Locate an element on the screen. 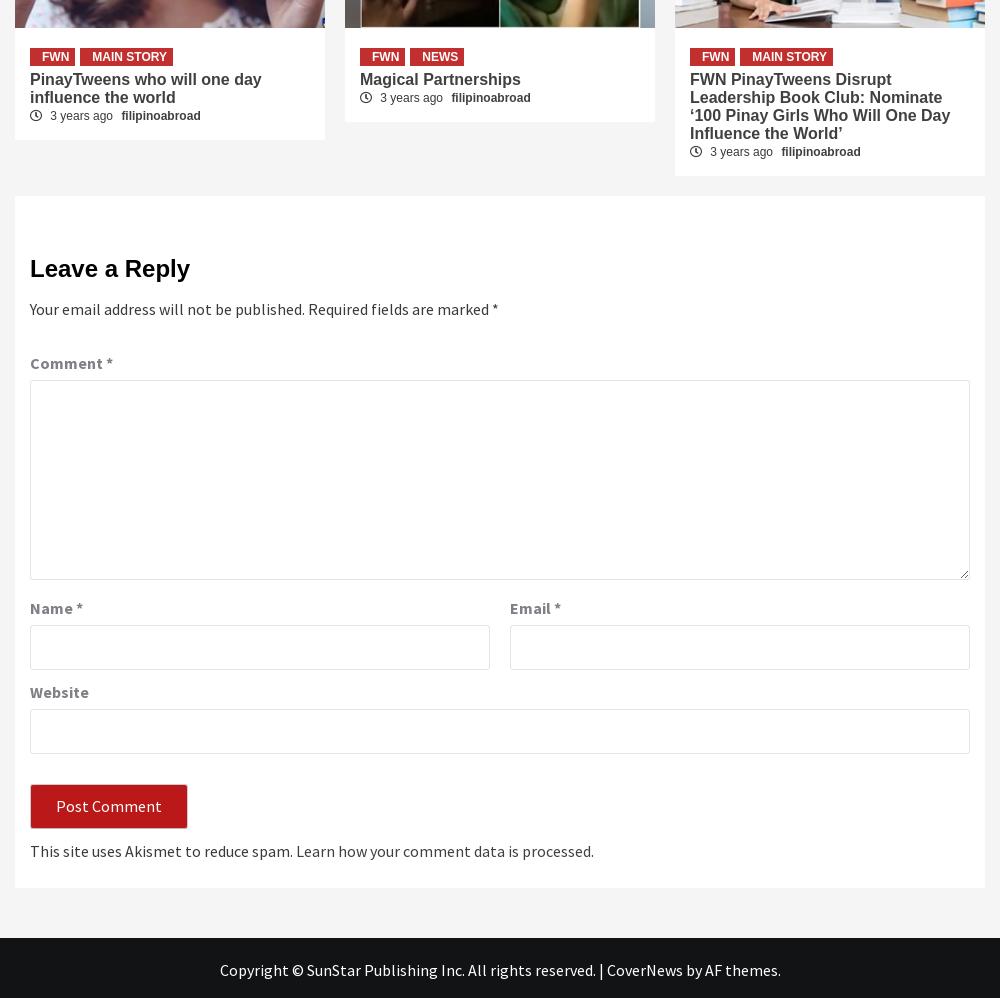  'Magical Partnerships' is located at coordinates (359, 77).